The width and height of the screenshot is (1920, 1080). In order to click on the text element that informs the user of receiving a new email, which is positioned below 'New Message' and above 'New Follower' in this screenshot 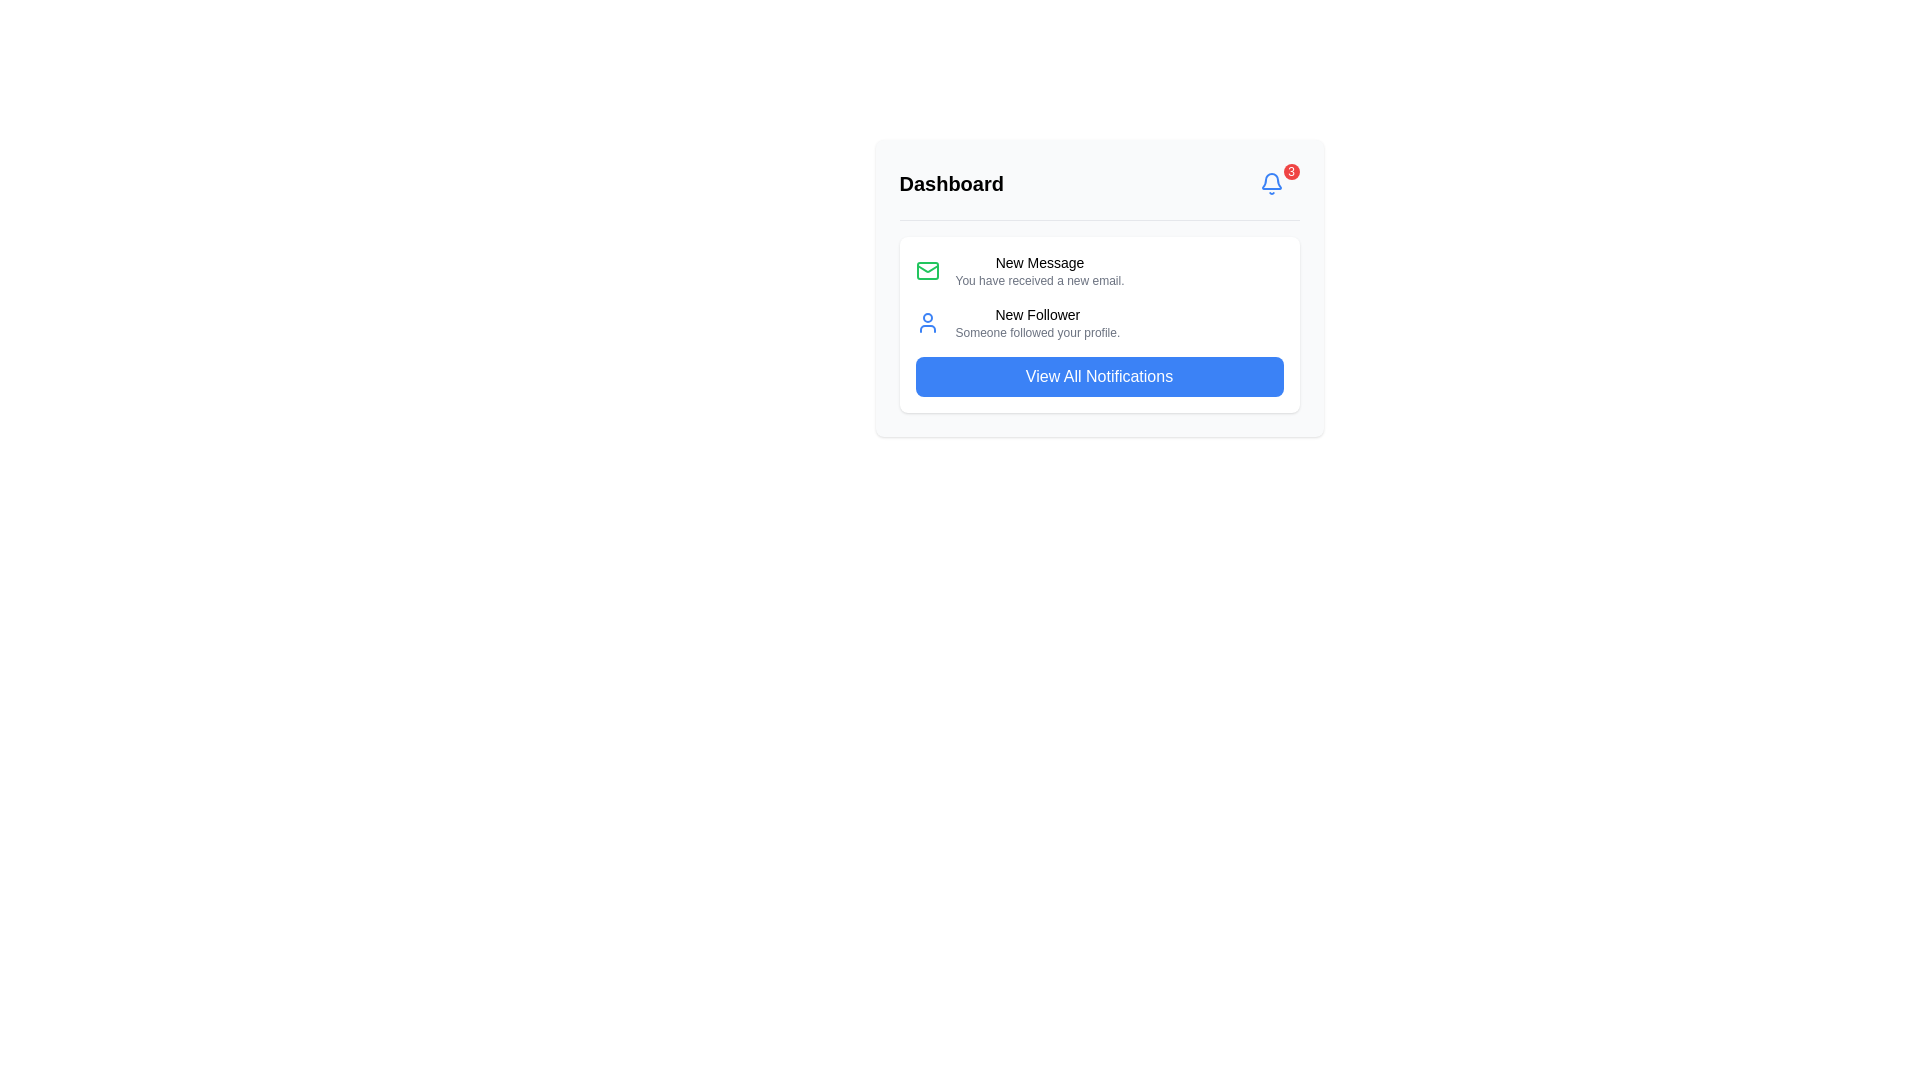, I will do `click(1040, 281)`.